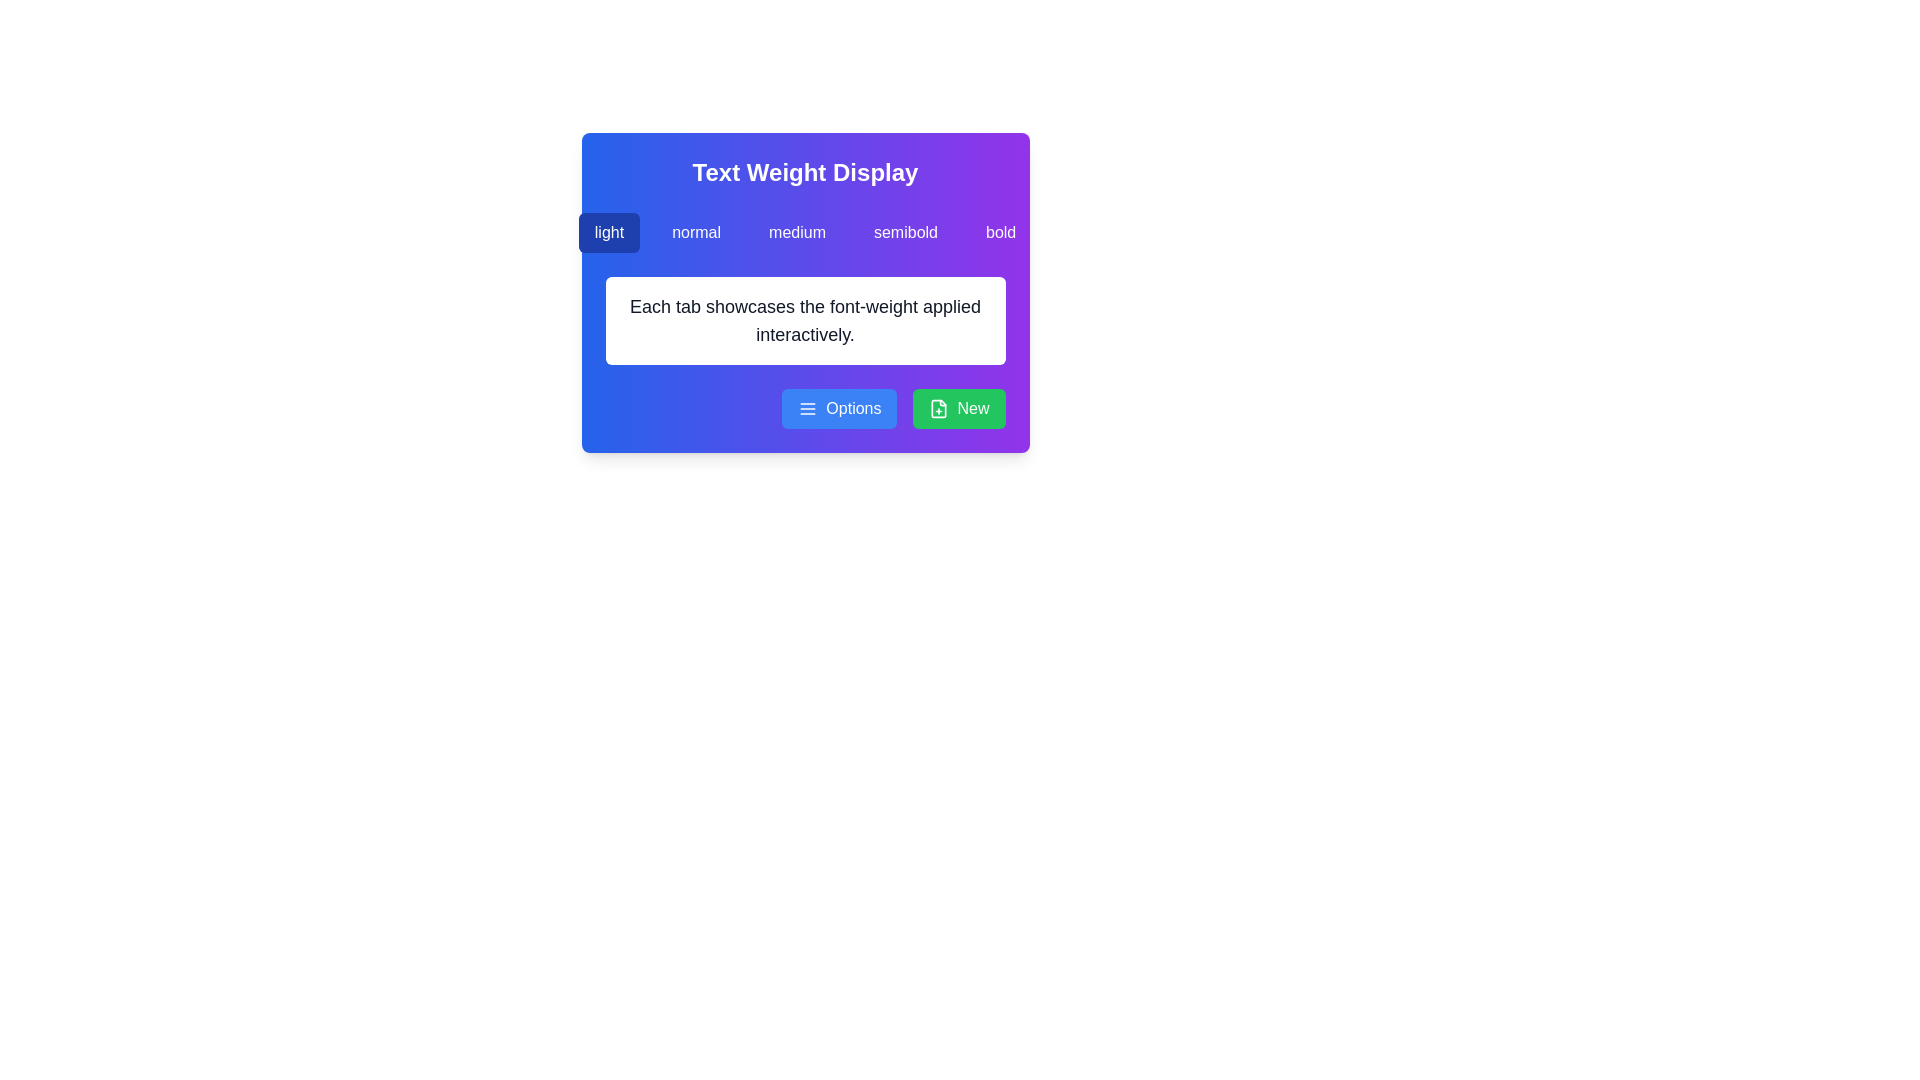 Image resolution: width=1920 pixels, height=1080 pixels. I want to click on the icon located to the right of the text 'New' within the green button in the bottom right corner of the interface, so click(938, 407).